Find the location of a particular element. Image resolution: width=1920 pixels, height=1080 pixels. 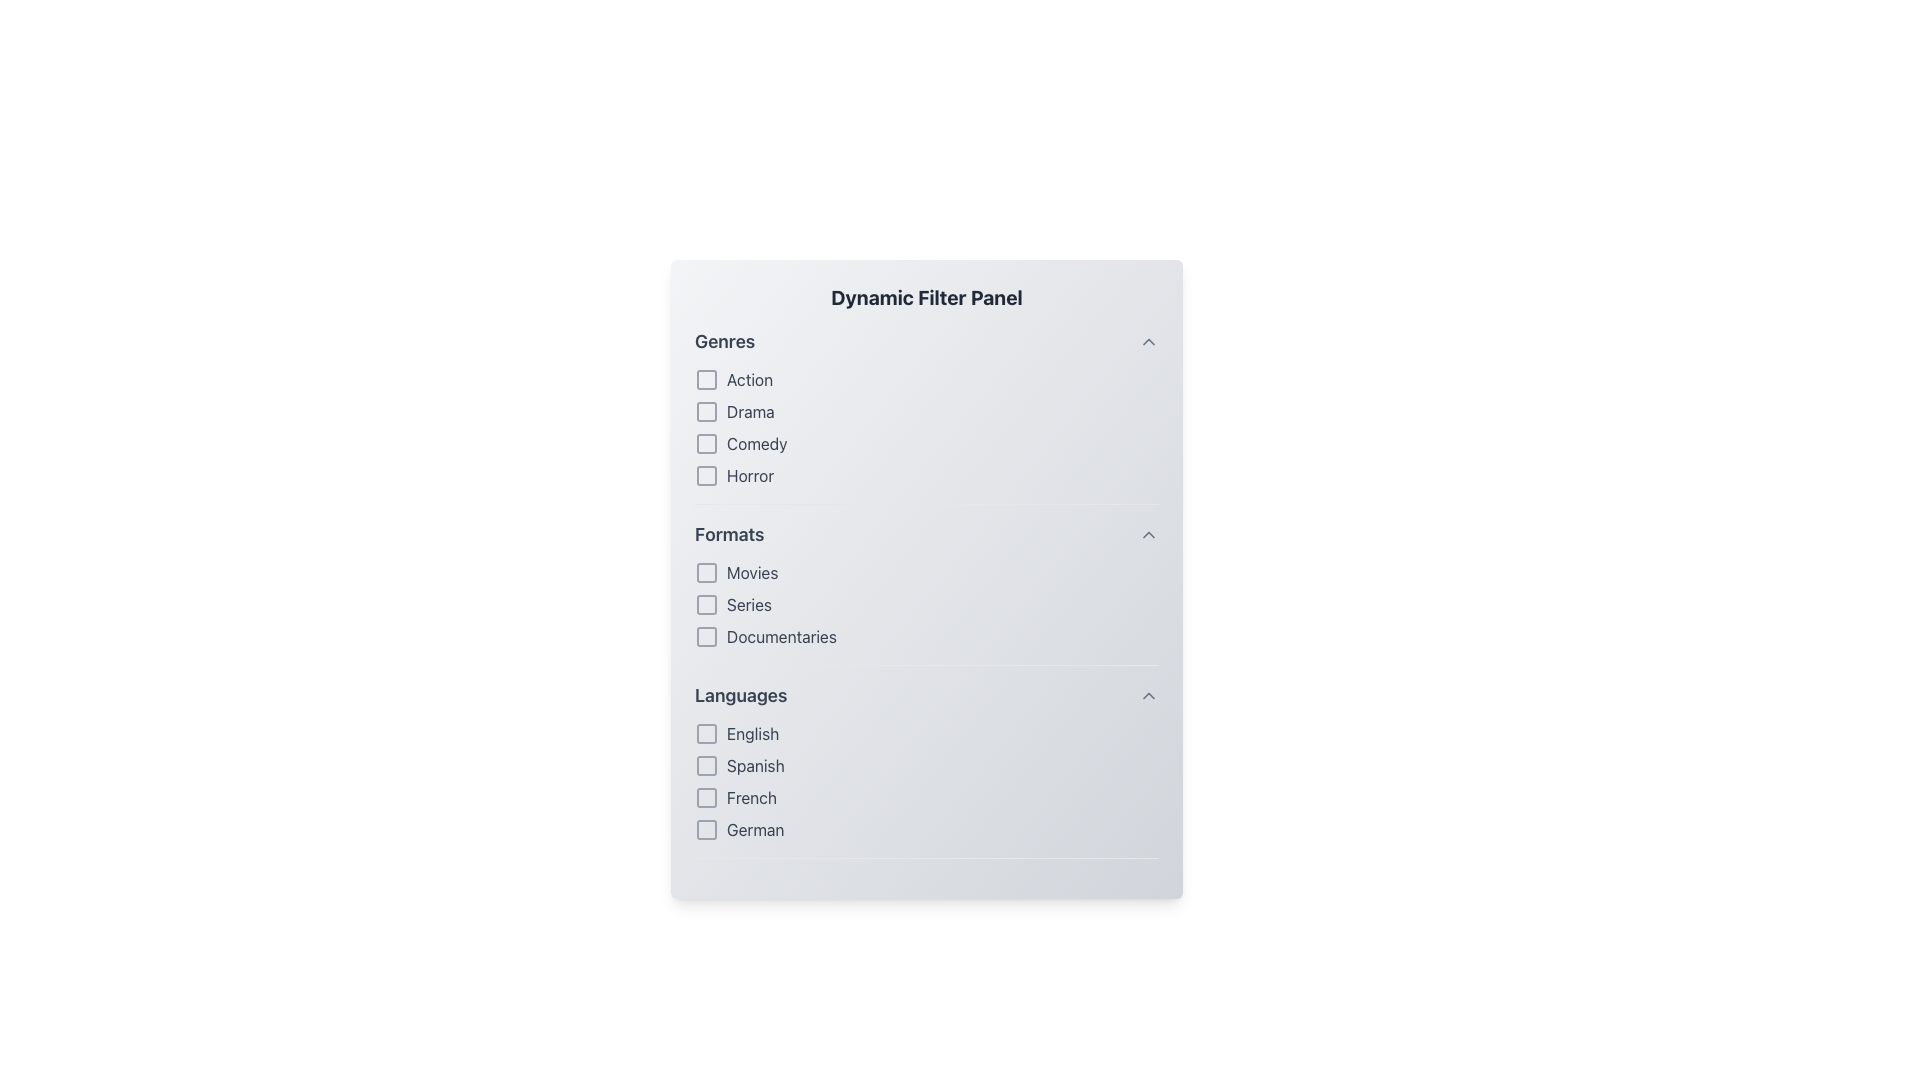

the 'Comedy' genre checkbox is located at coordinates (706, 442).